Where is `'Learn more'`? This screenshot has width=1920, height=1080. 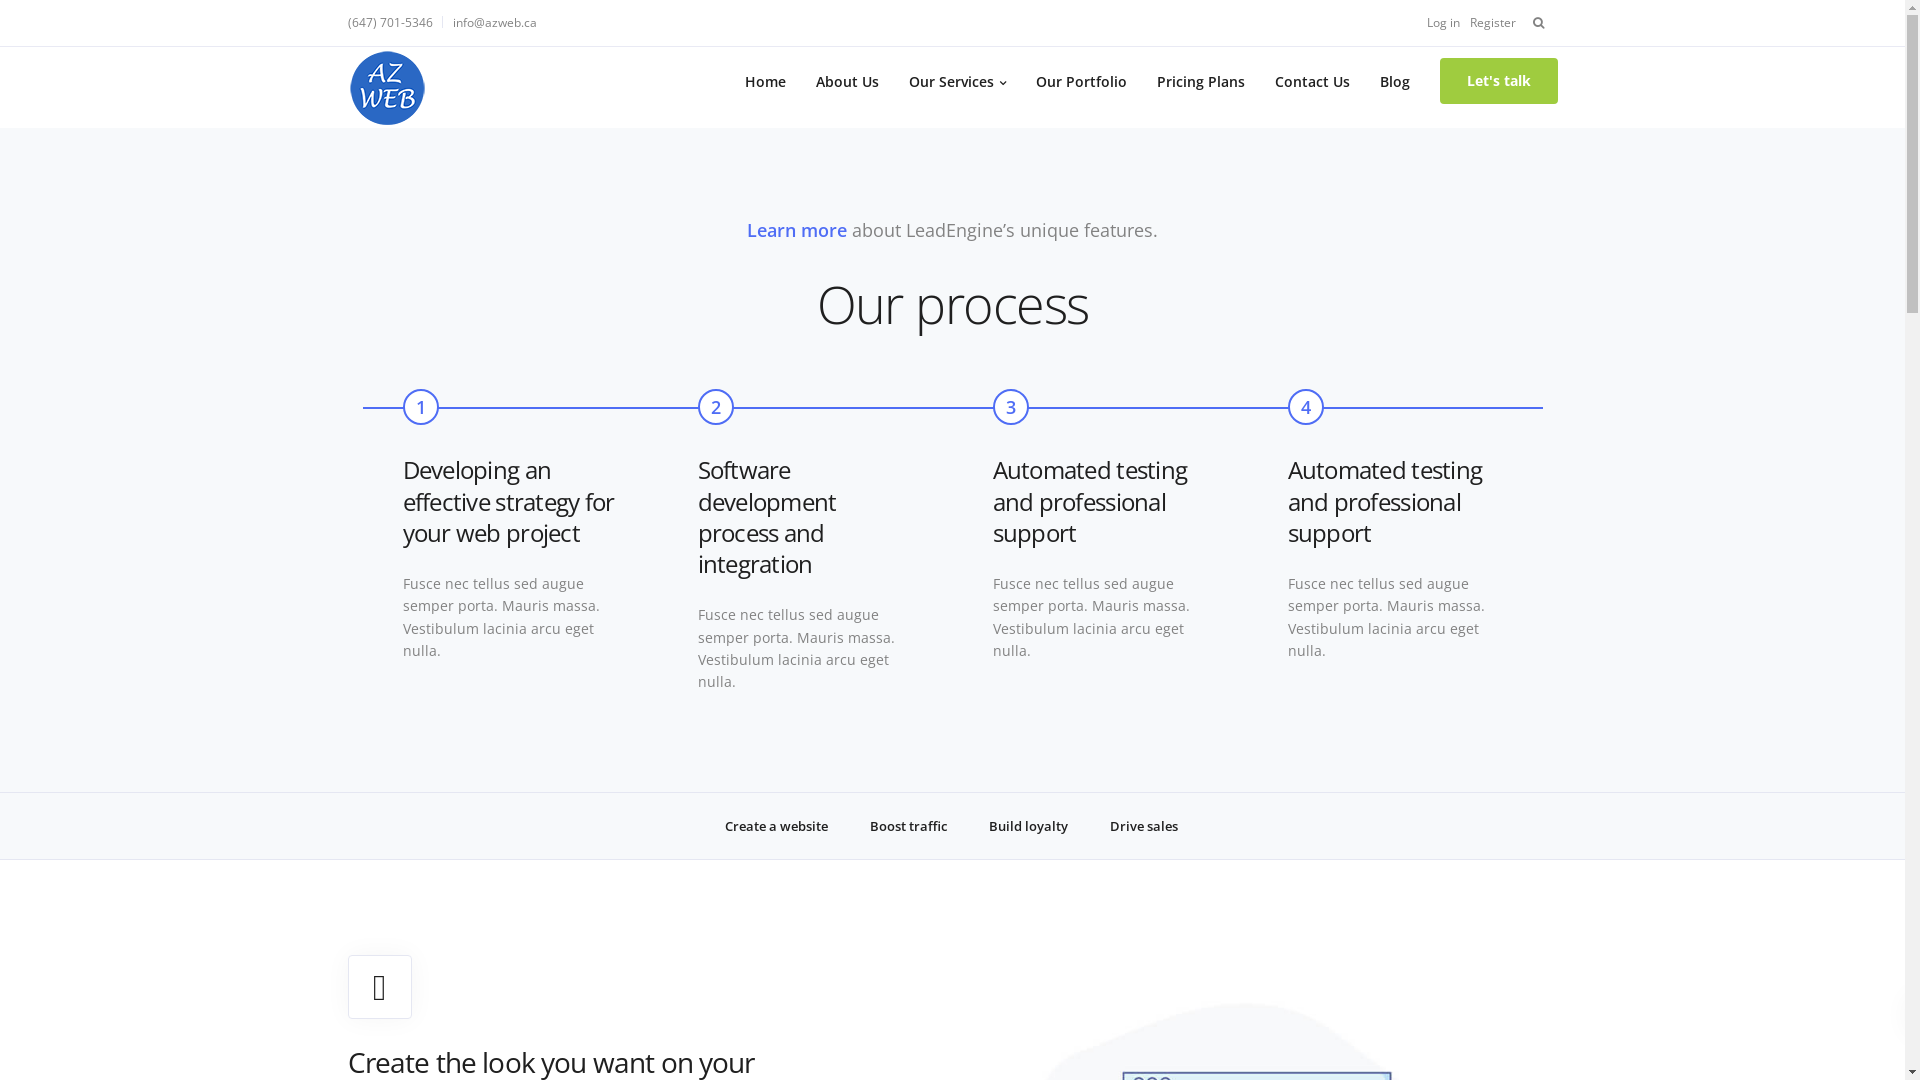
'Learn more' is located at coordinates (795, 229).